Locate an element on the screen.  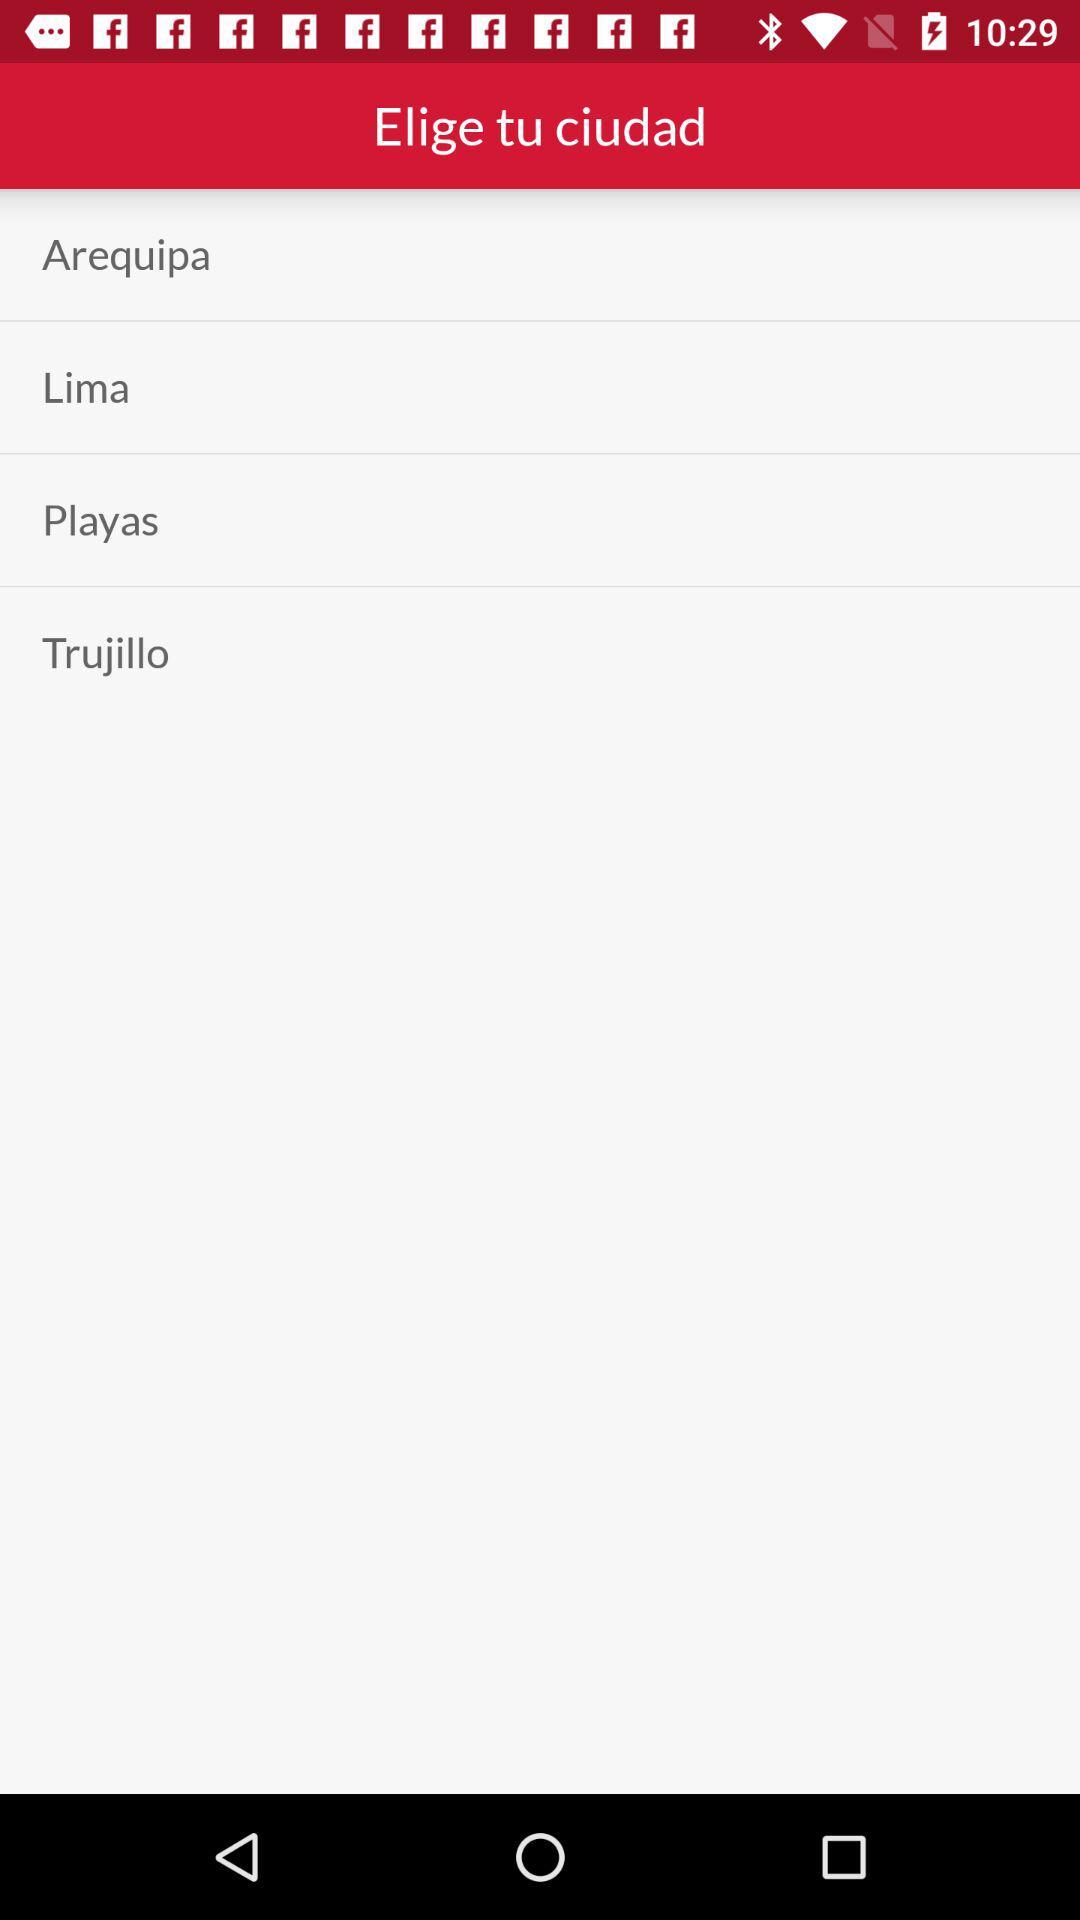
arequipa icon is located at coordinates (126, 253).